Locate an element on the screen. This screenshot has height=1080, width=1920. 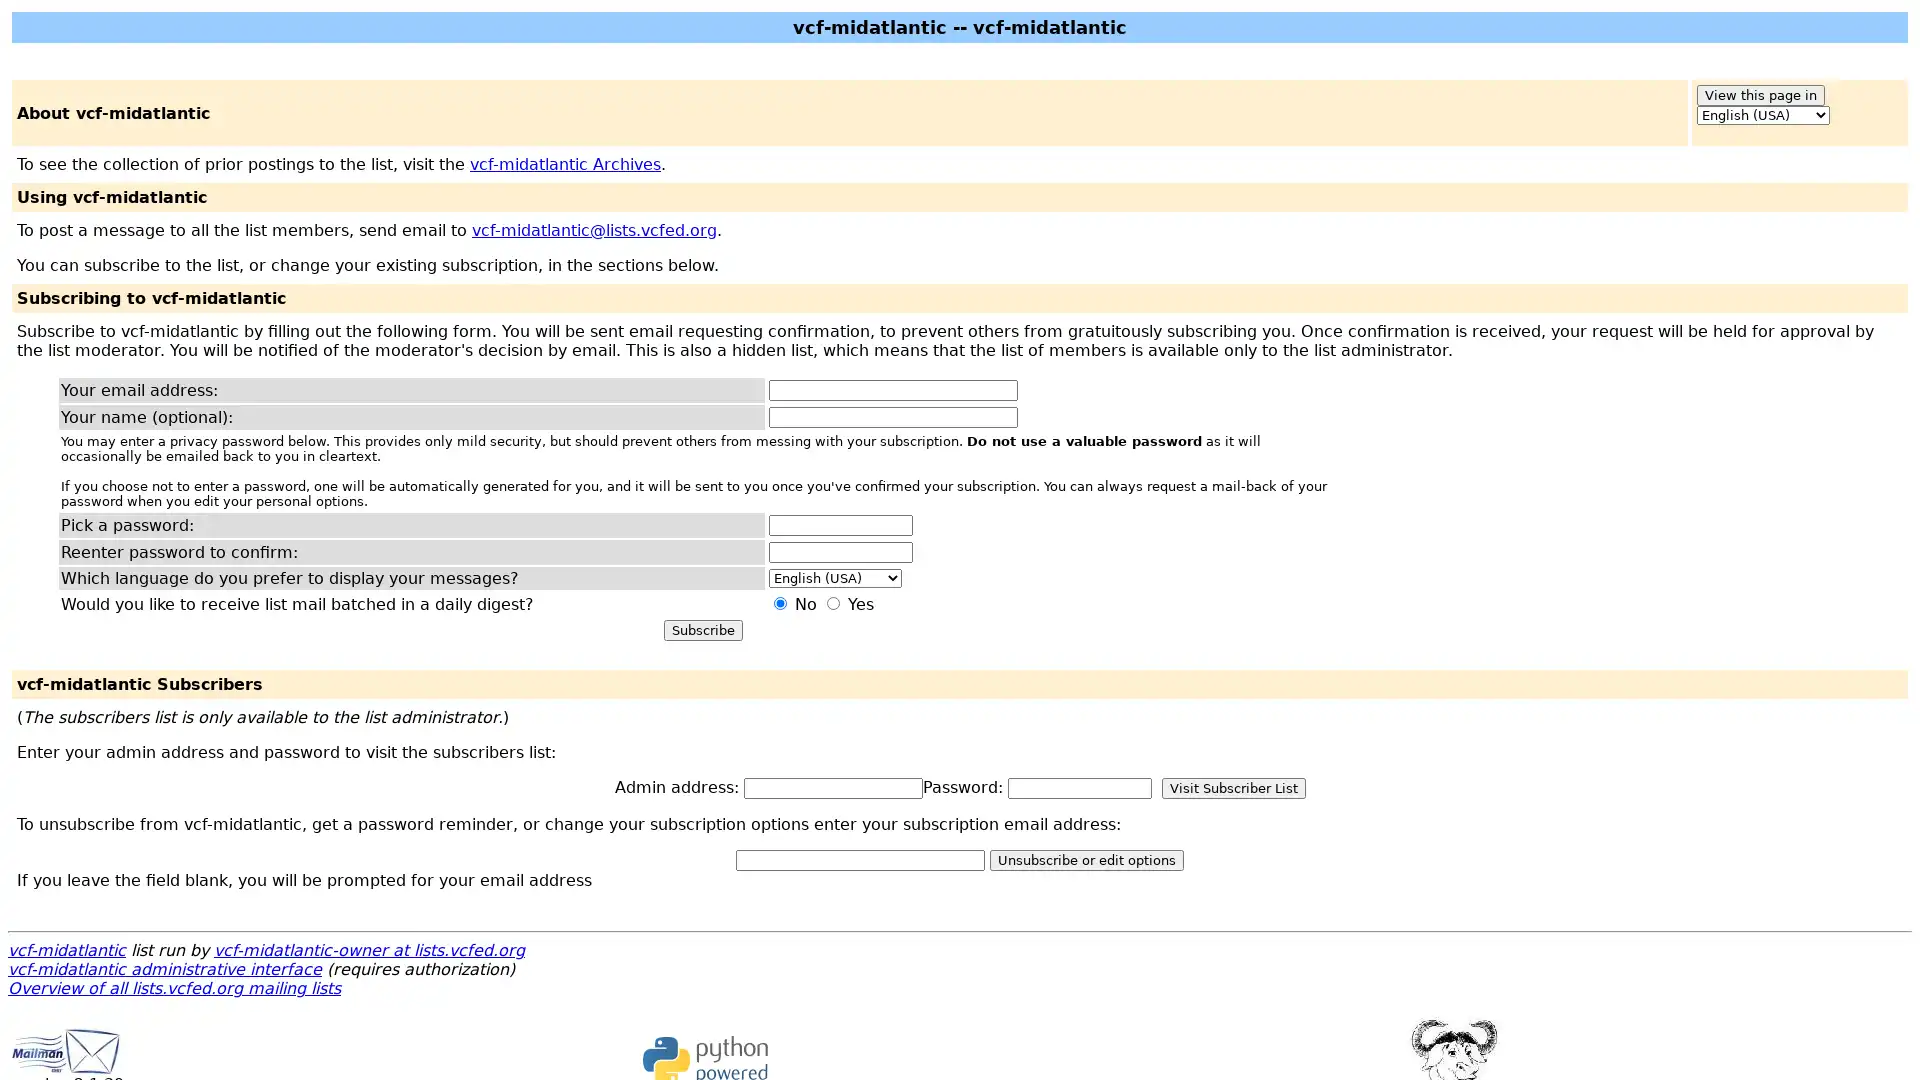
Subscribe is located at coordinates (702, 630).